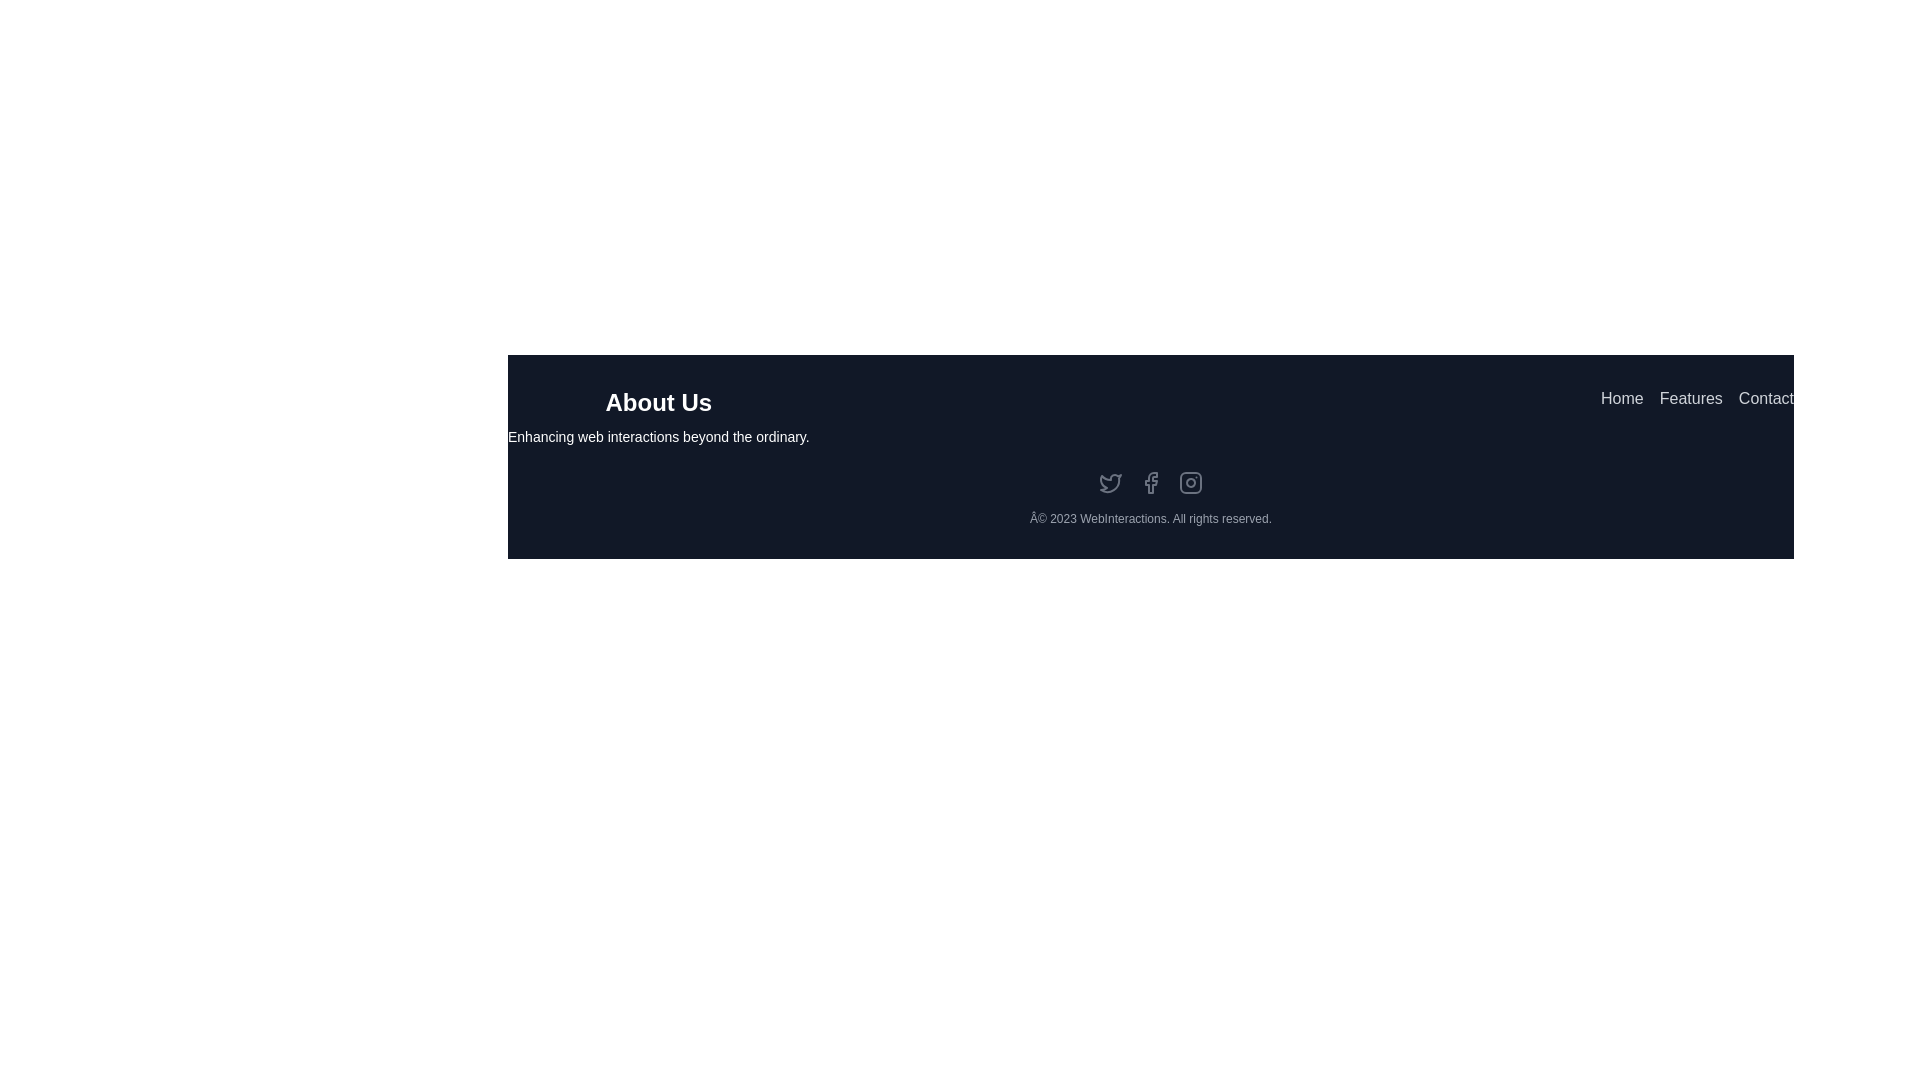  I want to click on the SVG graphical element that represents the Instagram icon, located within the footer section of the interface, so click(1190, 482).